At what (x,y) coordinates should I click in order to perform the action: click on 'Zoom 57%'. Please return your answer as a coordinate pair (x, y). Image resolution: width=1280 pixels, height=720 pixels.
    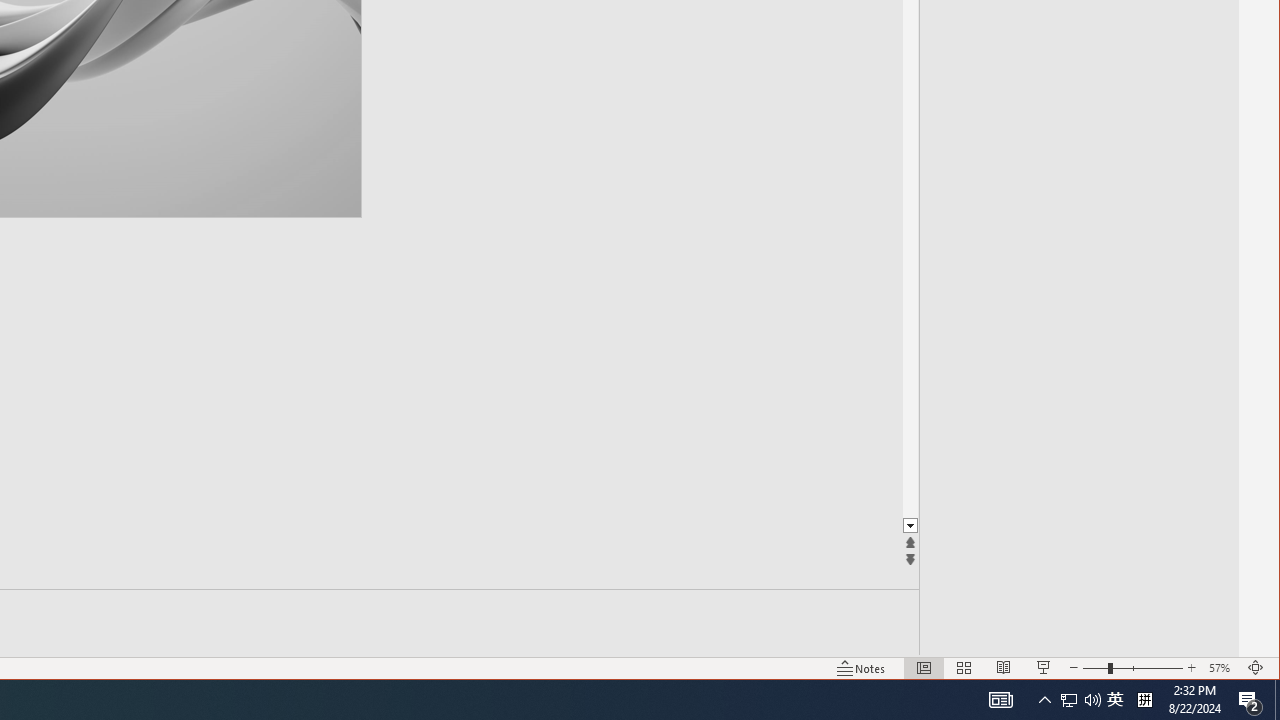
    Looking at the image, I should click on (1221, 668).